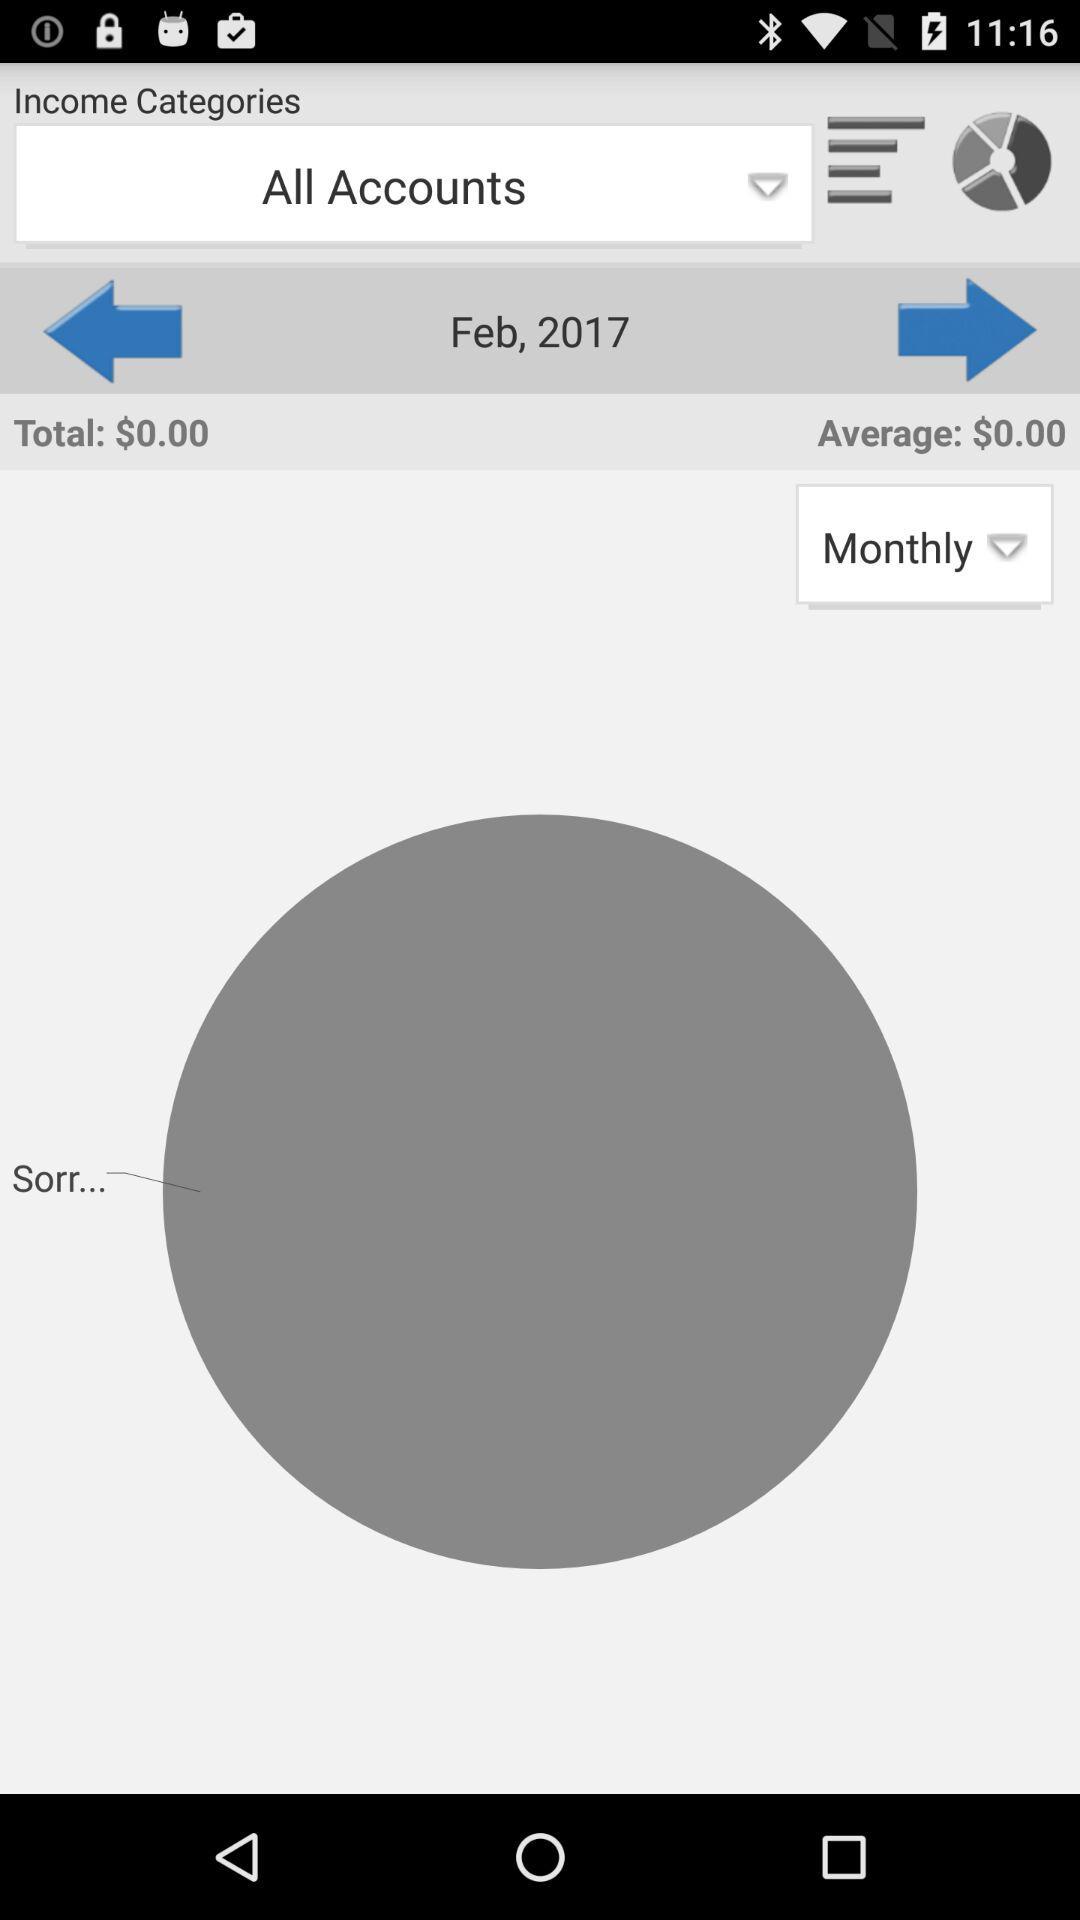 The width and height of the screenshot is (1080, 1920). Describe the element at coordinates (110, 330) in the screenshot. I see `icon to the left of the feb, 2017 app` at that location.